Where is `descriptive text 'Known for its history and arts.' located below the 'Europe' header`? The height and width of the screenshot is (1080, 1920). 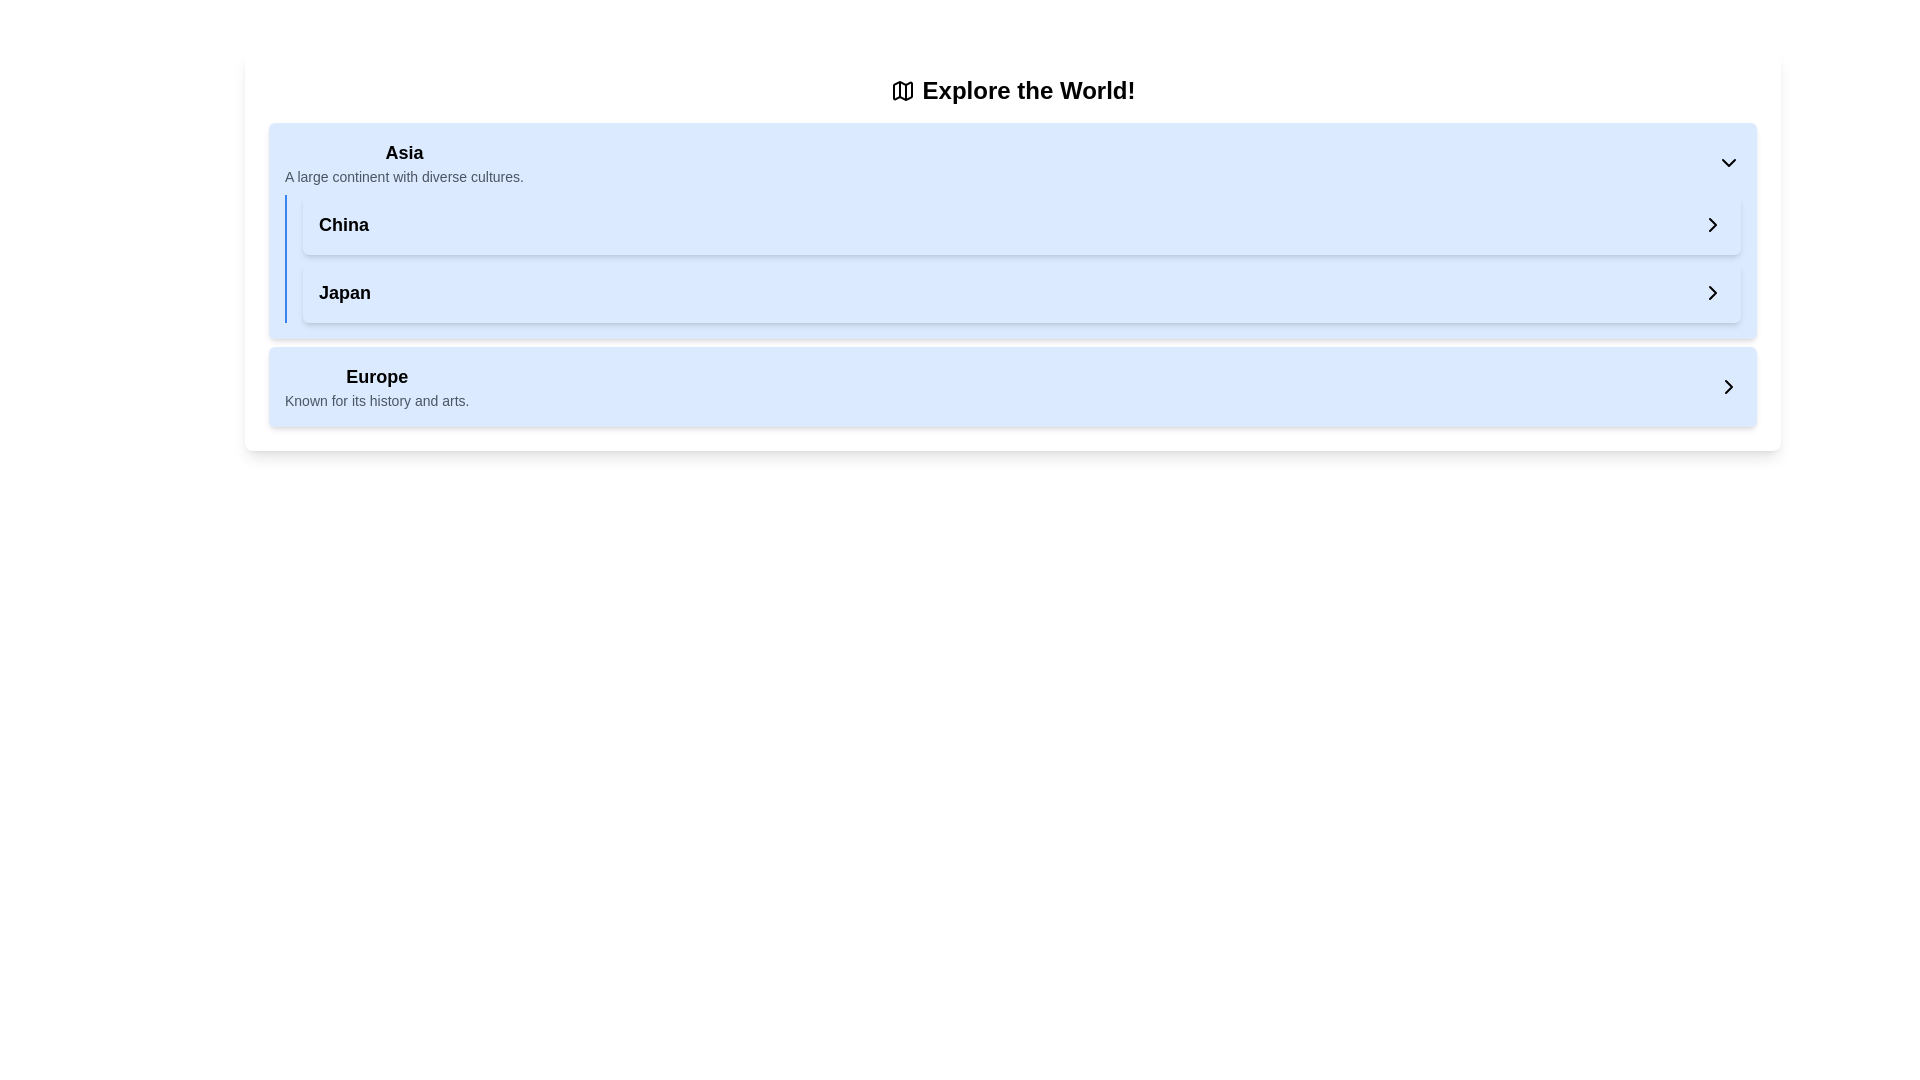 descriptive text 'Known for its history and arts.' located below the 'Europe' header is located at coordinates (377, 401).